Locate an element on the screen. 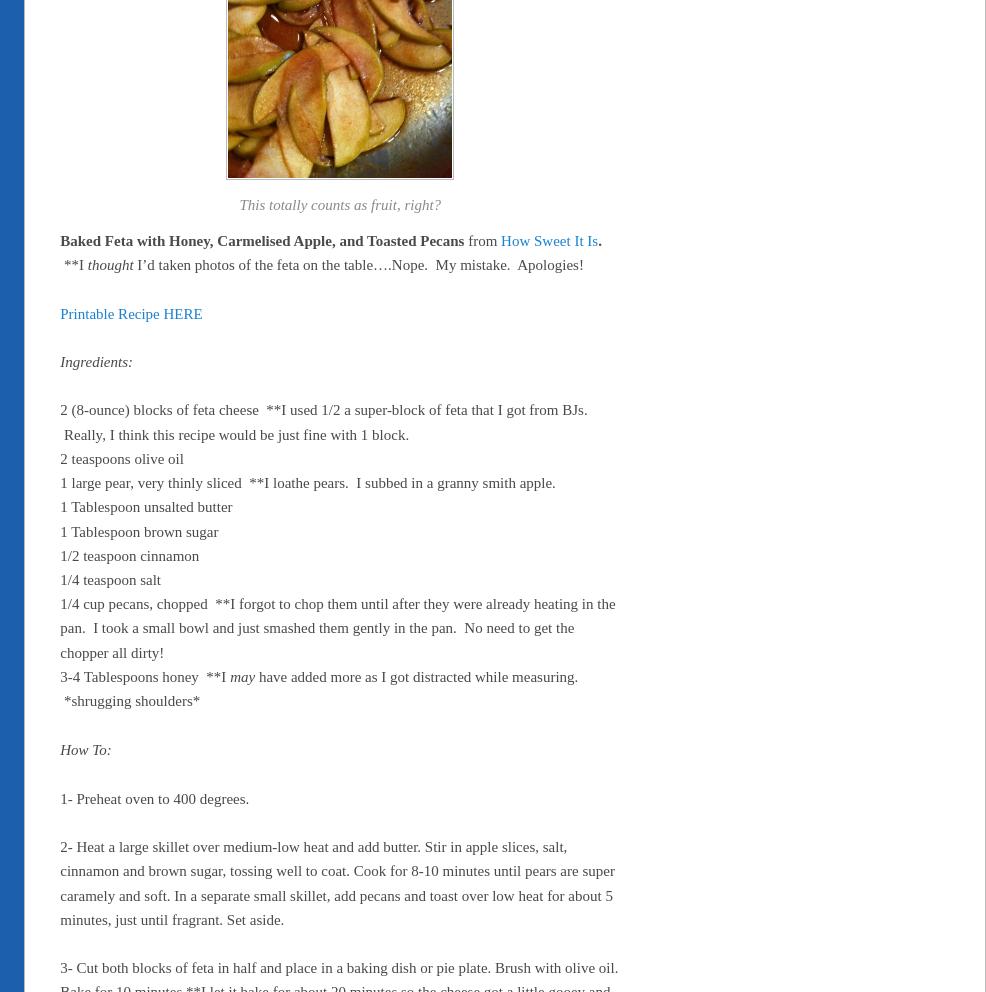 This screenshot has height=992, width=986. '2- Heat a large skillet over medium-low heat and add butter. Stir in apple slices, salt, cinnamon and brown sugar, tossing well to coat. Cook for 8-10 minutes until pears are super caramely and soft. In a separate small skillet, add pecans and toast over low heat for about 5 minutes, just until fragrant. Set aside.' is located at coordinates (59, 882).